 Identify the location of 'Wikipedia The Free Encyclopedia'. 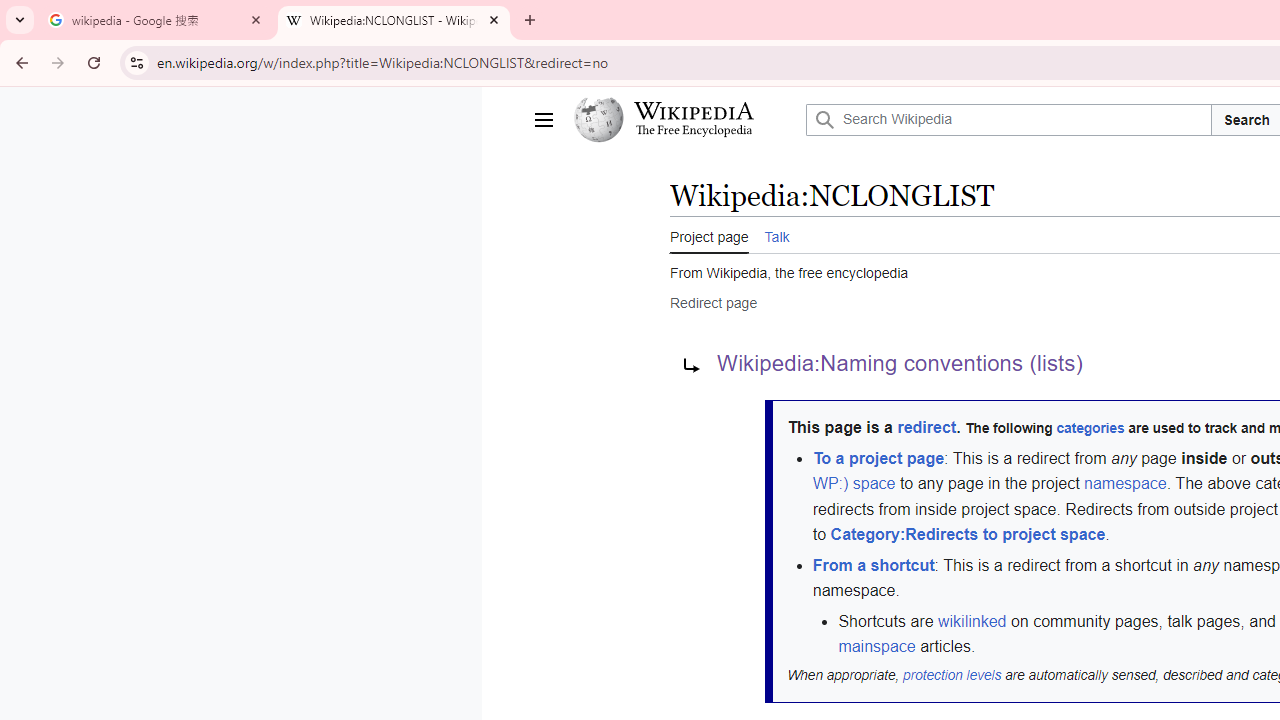
(684, 119).